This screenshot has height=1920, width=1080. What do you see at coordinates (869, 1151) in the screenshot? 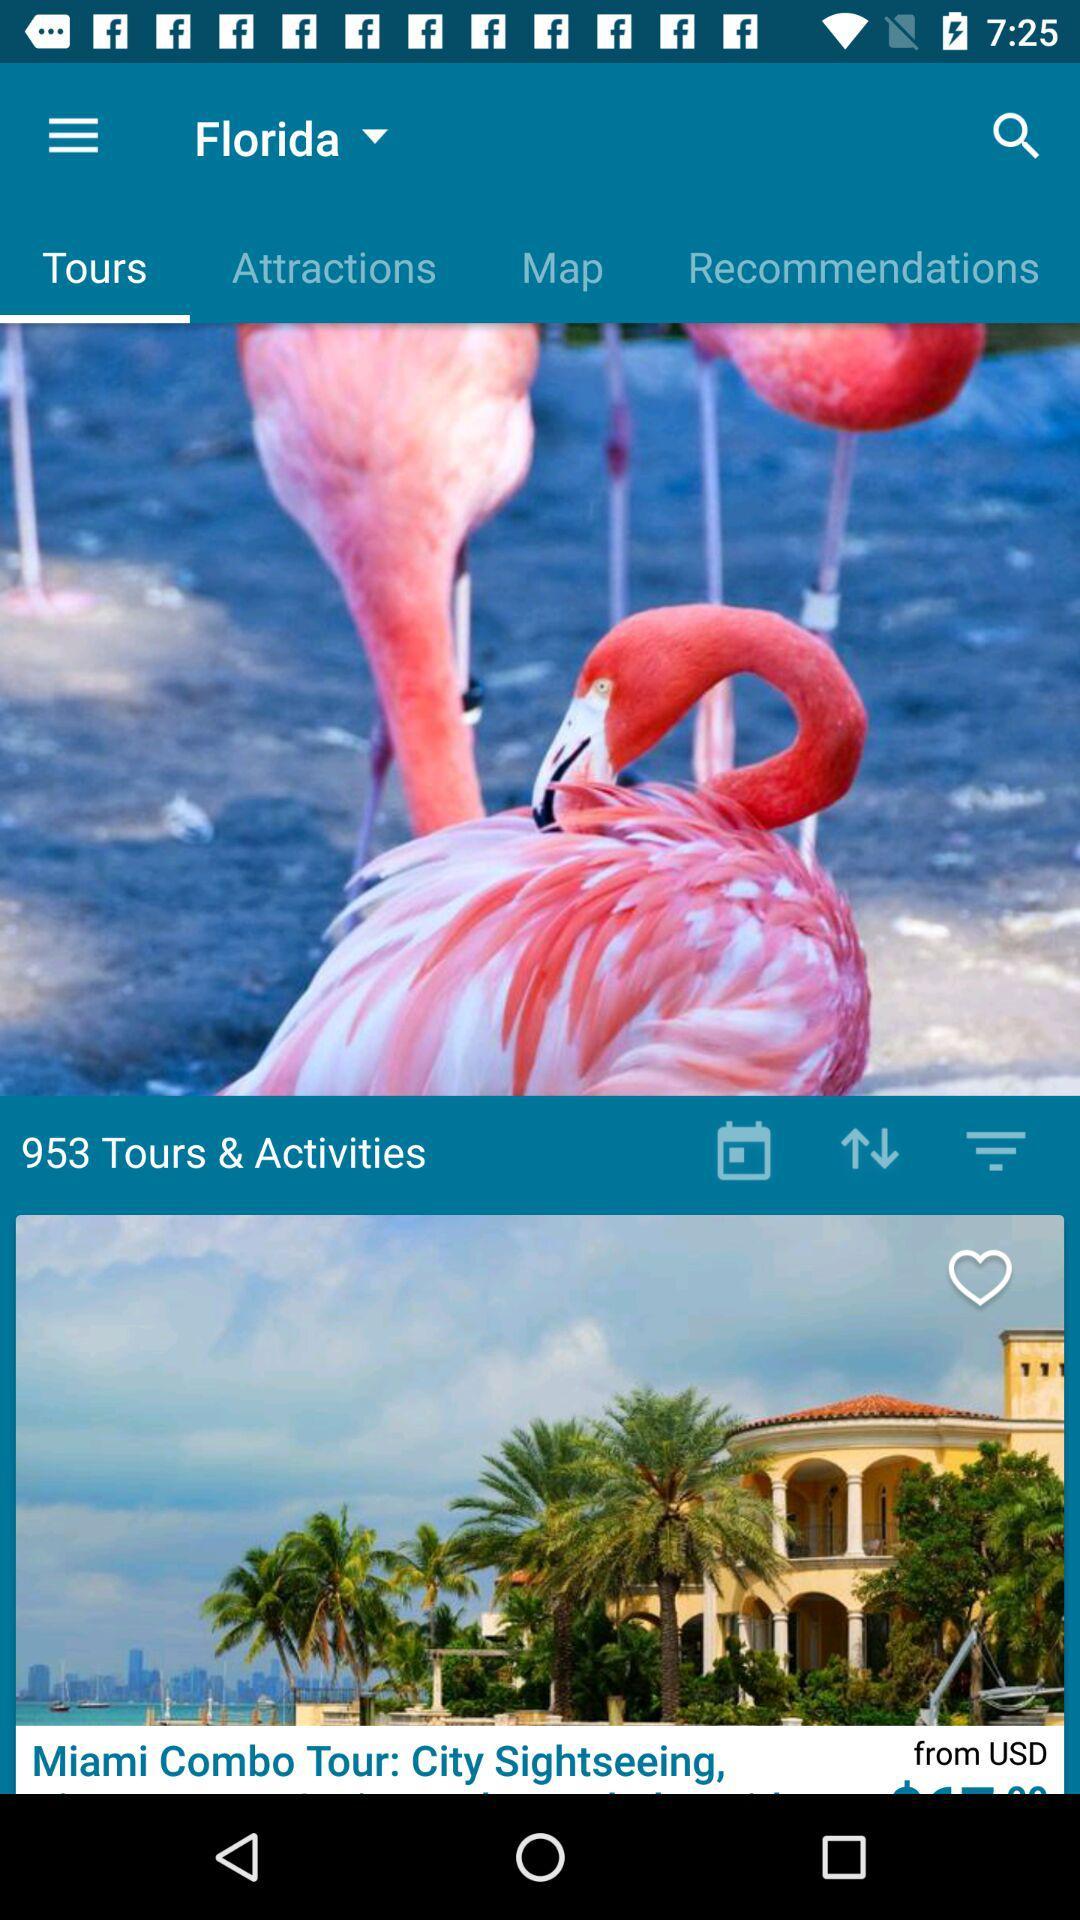
I see `move the button` at bounding box center [869, 1151].